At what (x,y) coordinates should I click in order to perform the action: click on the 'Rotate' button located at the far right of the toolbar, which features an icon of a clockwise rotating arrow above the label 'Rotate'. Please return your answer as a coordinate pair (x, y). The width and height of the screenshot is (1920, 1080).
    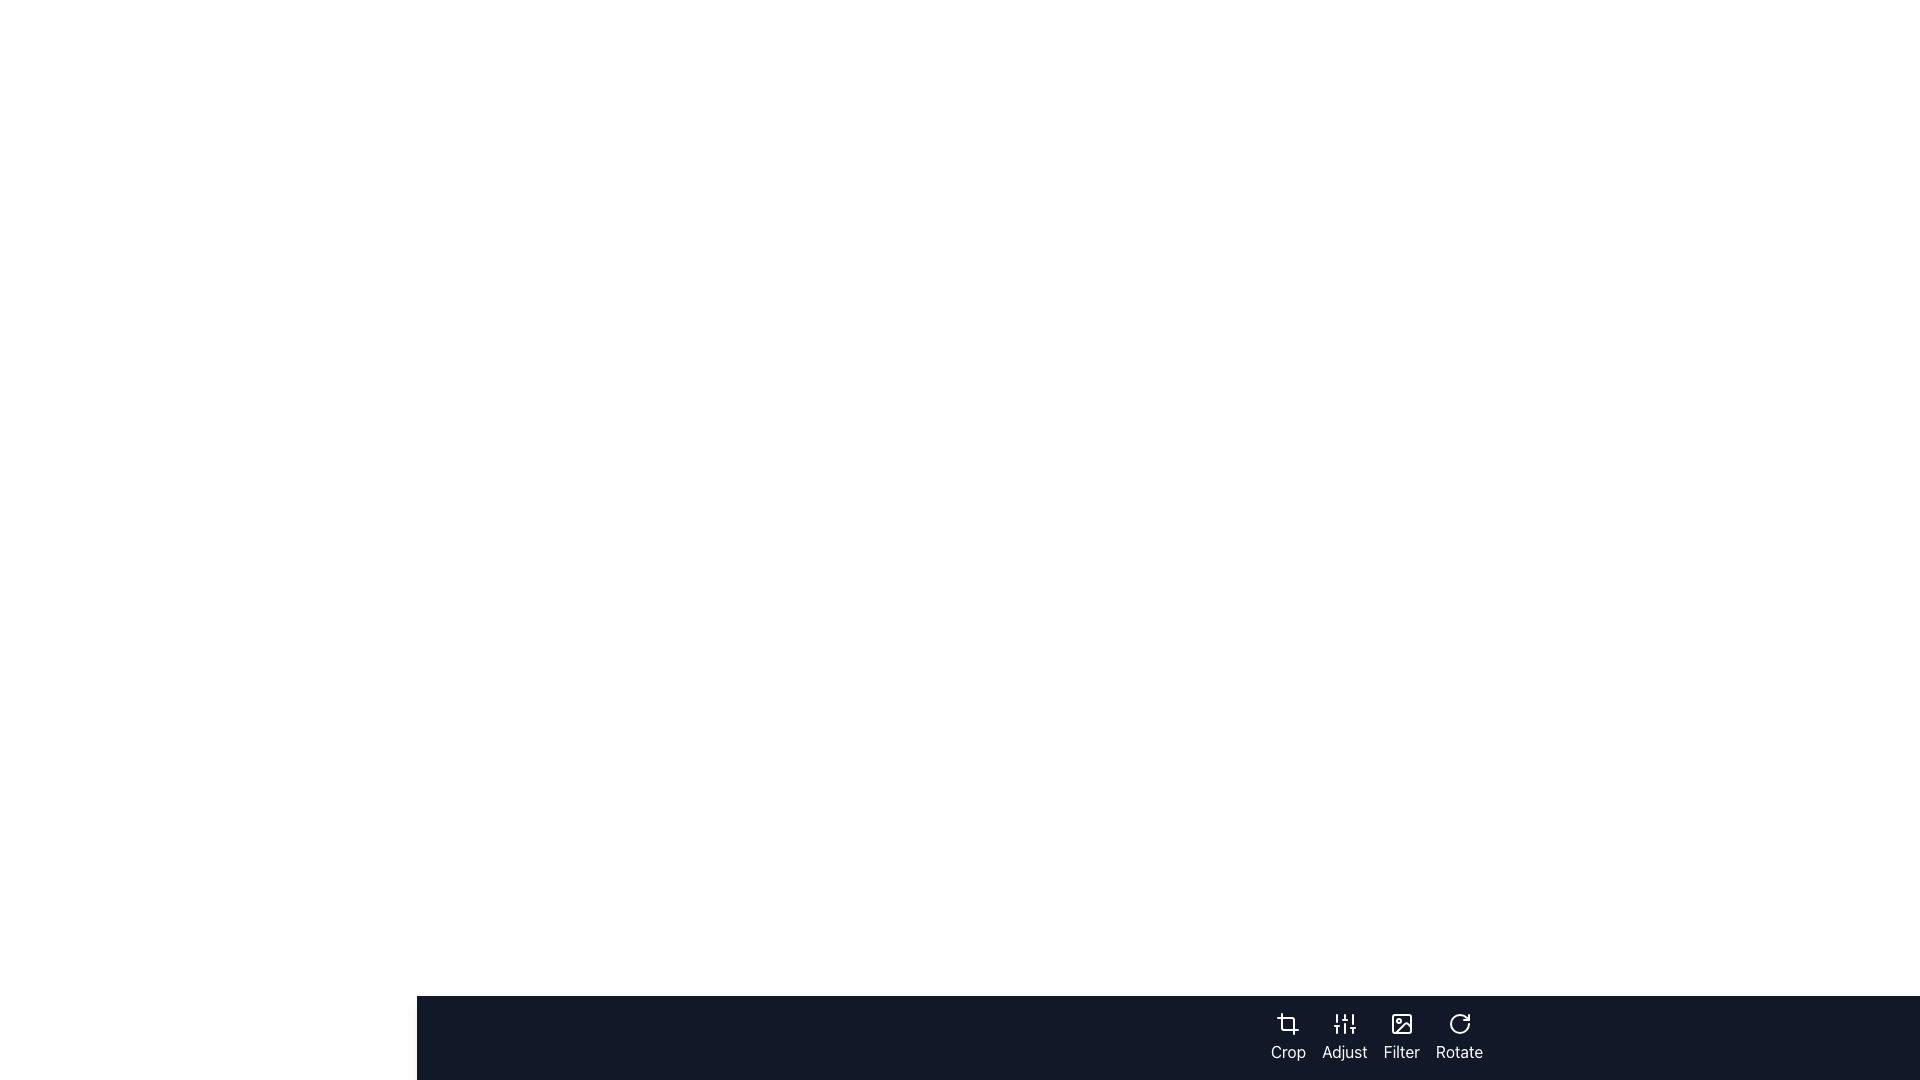
    Looking at the image, I should click on (1459, 1036).